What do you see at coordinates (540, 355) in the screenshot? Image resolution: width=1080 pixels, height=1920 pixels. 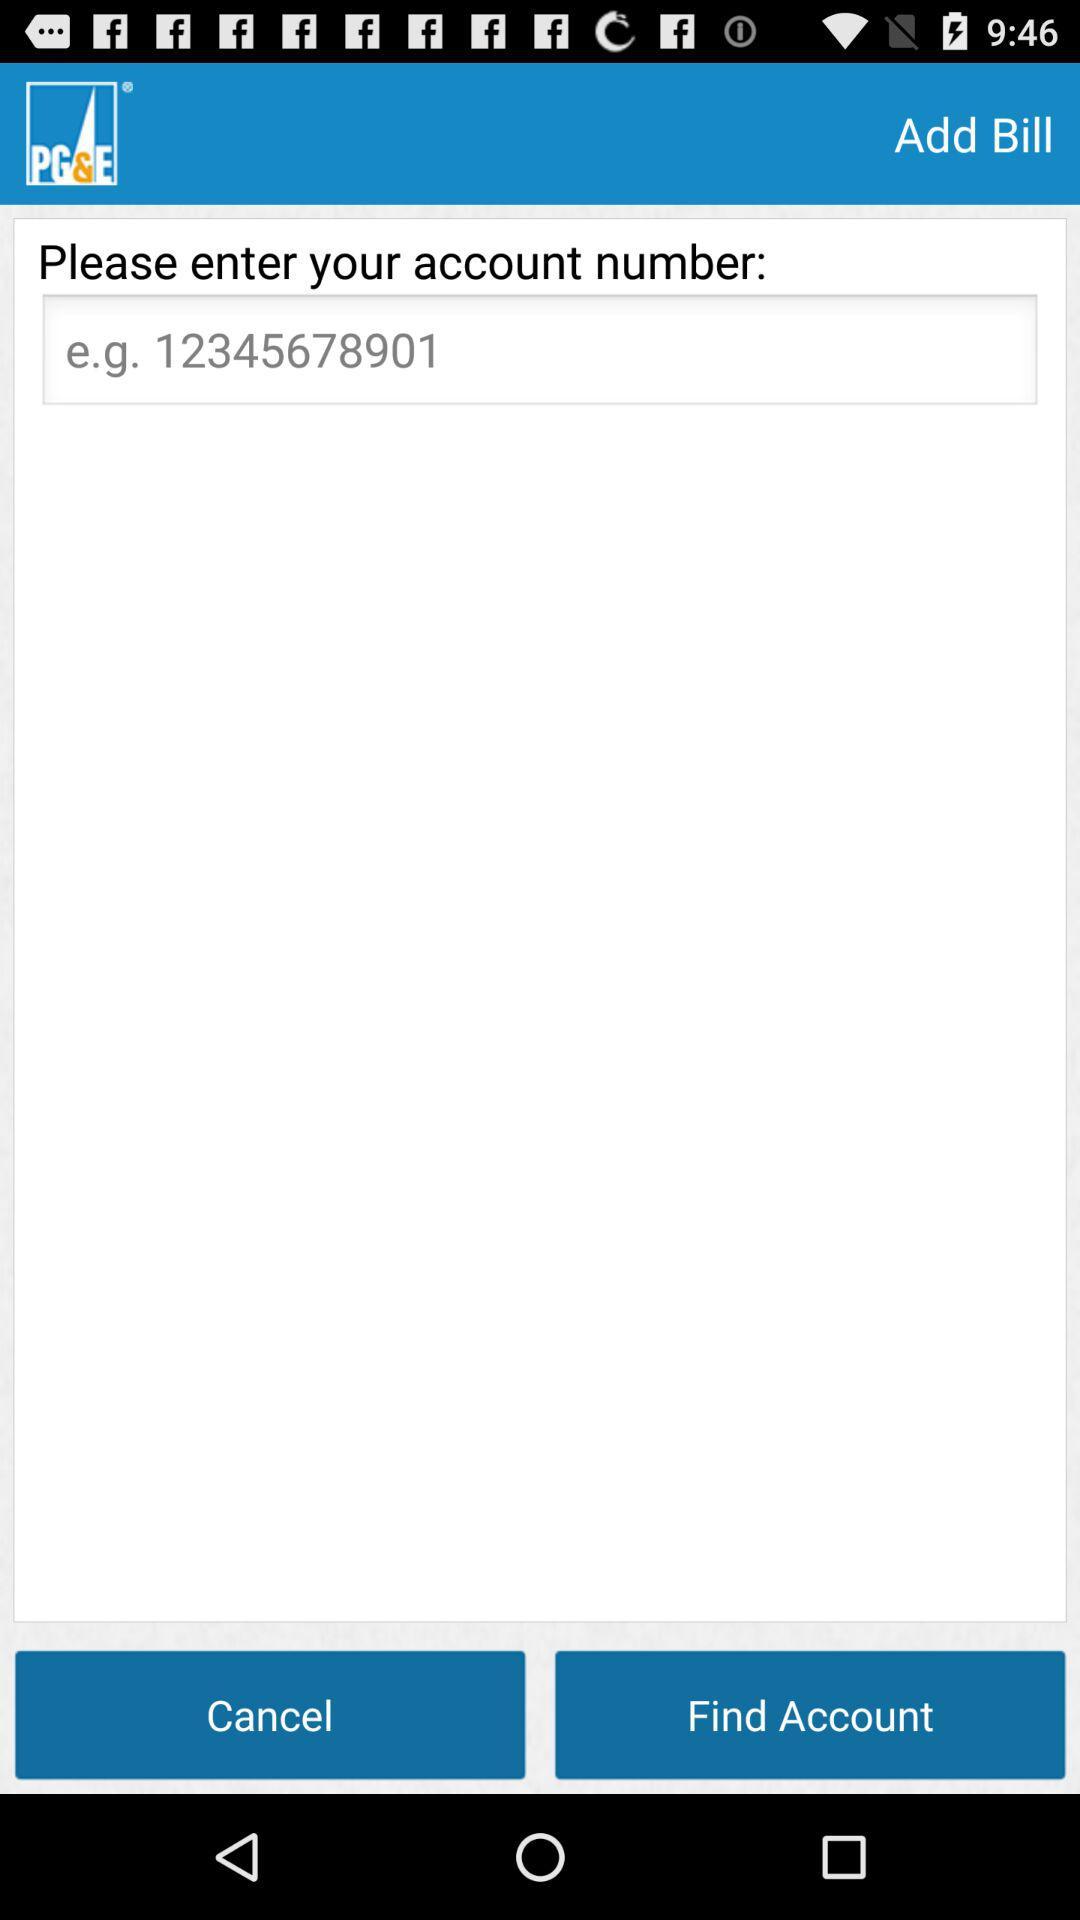 I see `form input to enter account number` at bounding box center [540, 355].